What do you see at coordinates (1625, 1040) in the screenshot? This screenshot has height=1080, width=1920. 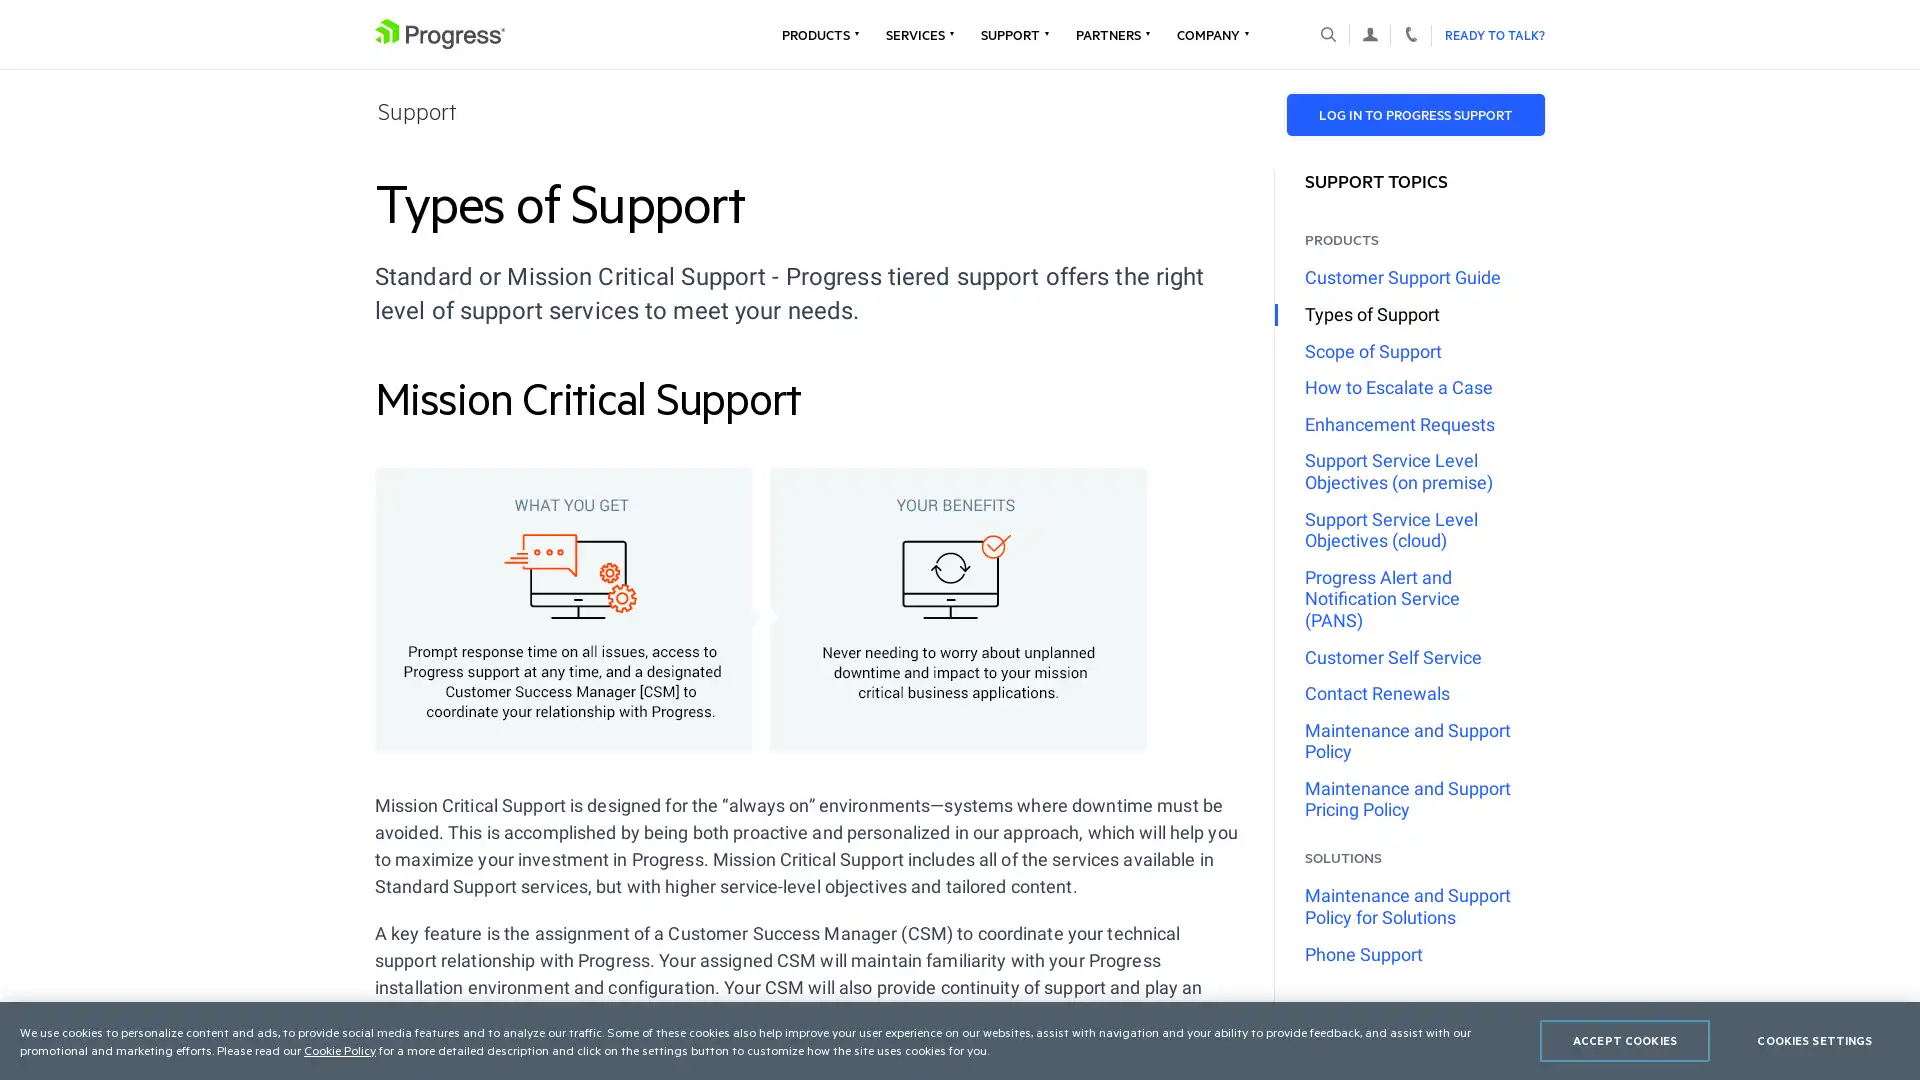 I see `ACCEPT COOKIES` at bounding box center [1625, 1040].